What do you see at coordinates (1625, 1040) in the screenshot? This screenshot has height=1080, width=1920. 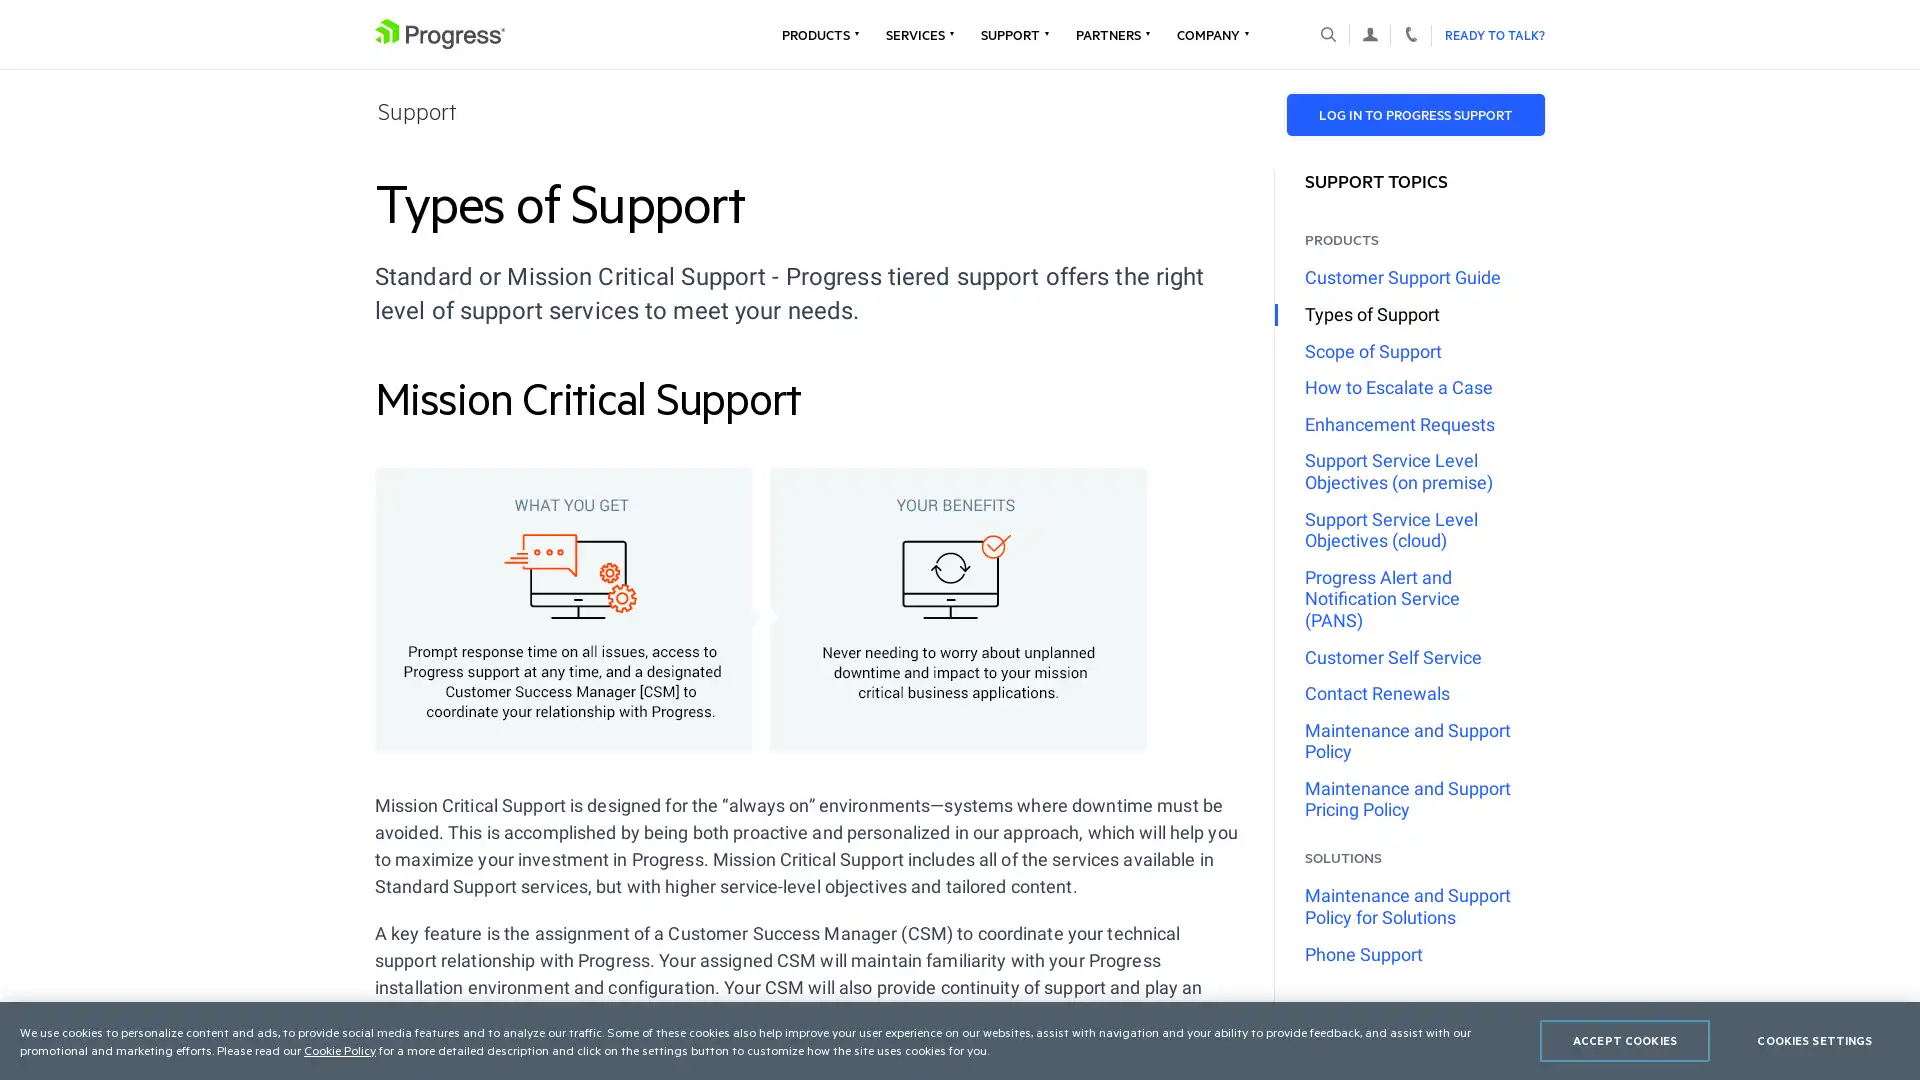 I see `ACCEPT COOKIES` at bounding box center [1625, 1040].